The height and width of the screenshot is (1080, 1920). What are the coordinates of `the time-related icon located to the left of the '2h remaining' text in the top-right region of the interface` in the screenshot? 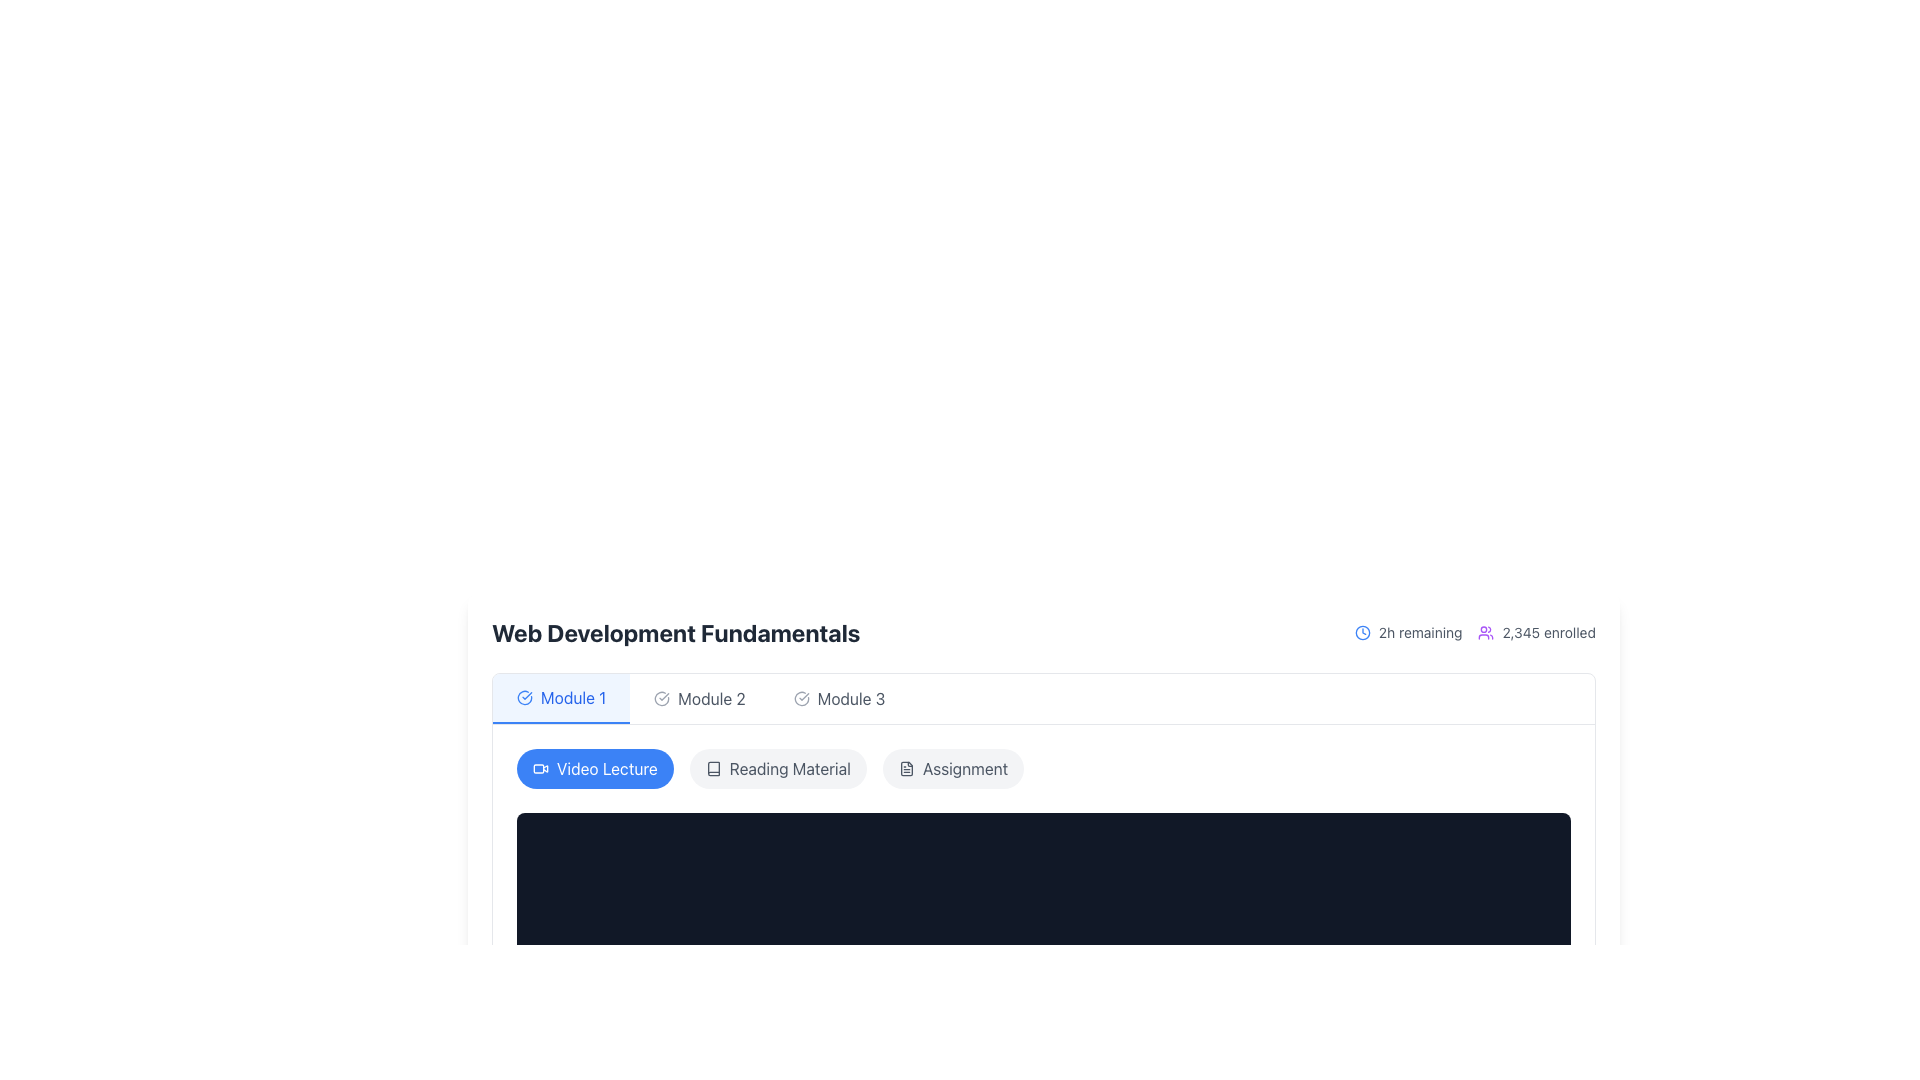 It's located at (1361, 632).